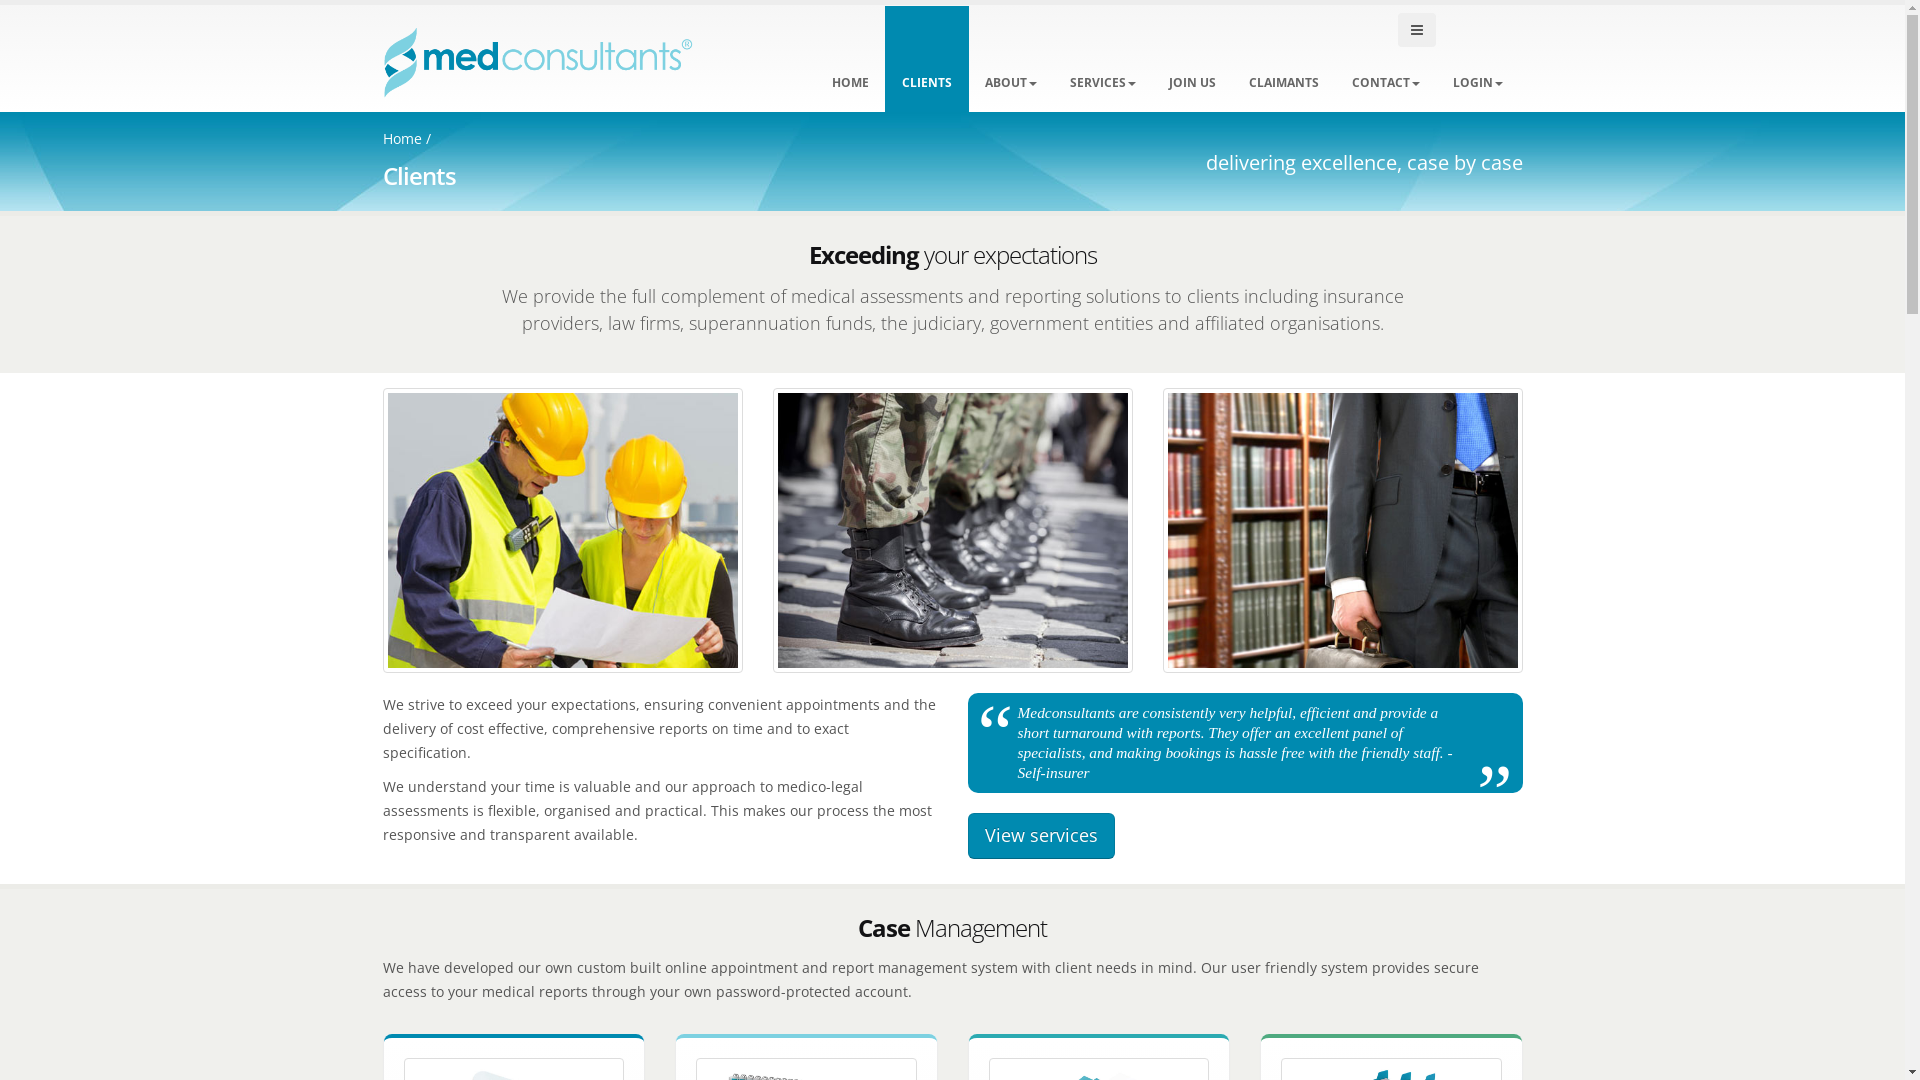 The height and width of the screenshot is (1080, 1920). I want to click on 'Home /', so click(382, 137).